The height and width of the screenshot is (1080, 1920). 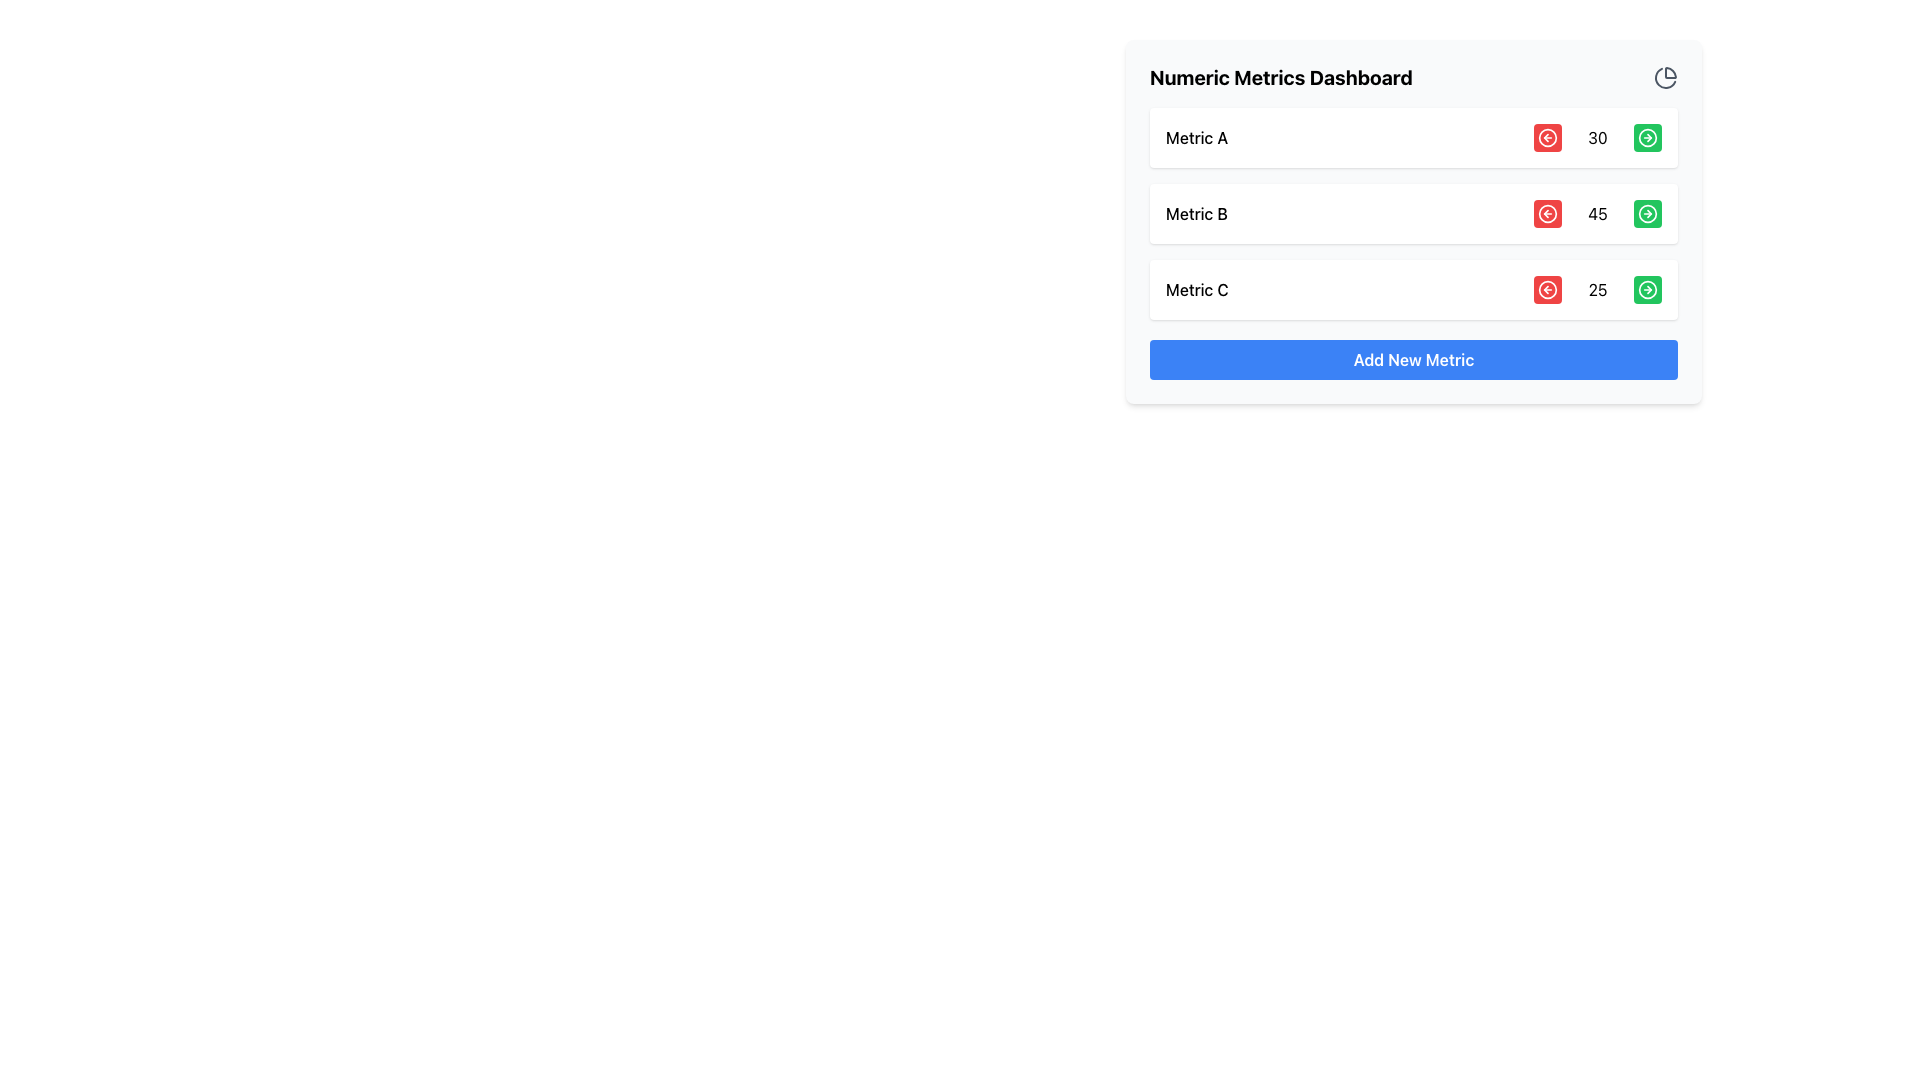 What do you see at coordinates (1647, 289) in the screenshot?
I see `the green circular button with a white arrow inside, located next to the numeric value of 'Metric C' in the 'Numeric Metrics Dashboard'` at bounding box center [1647, 289].